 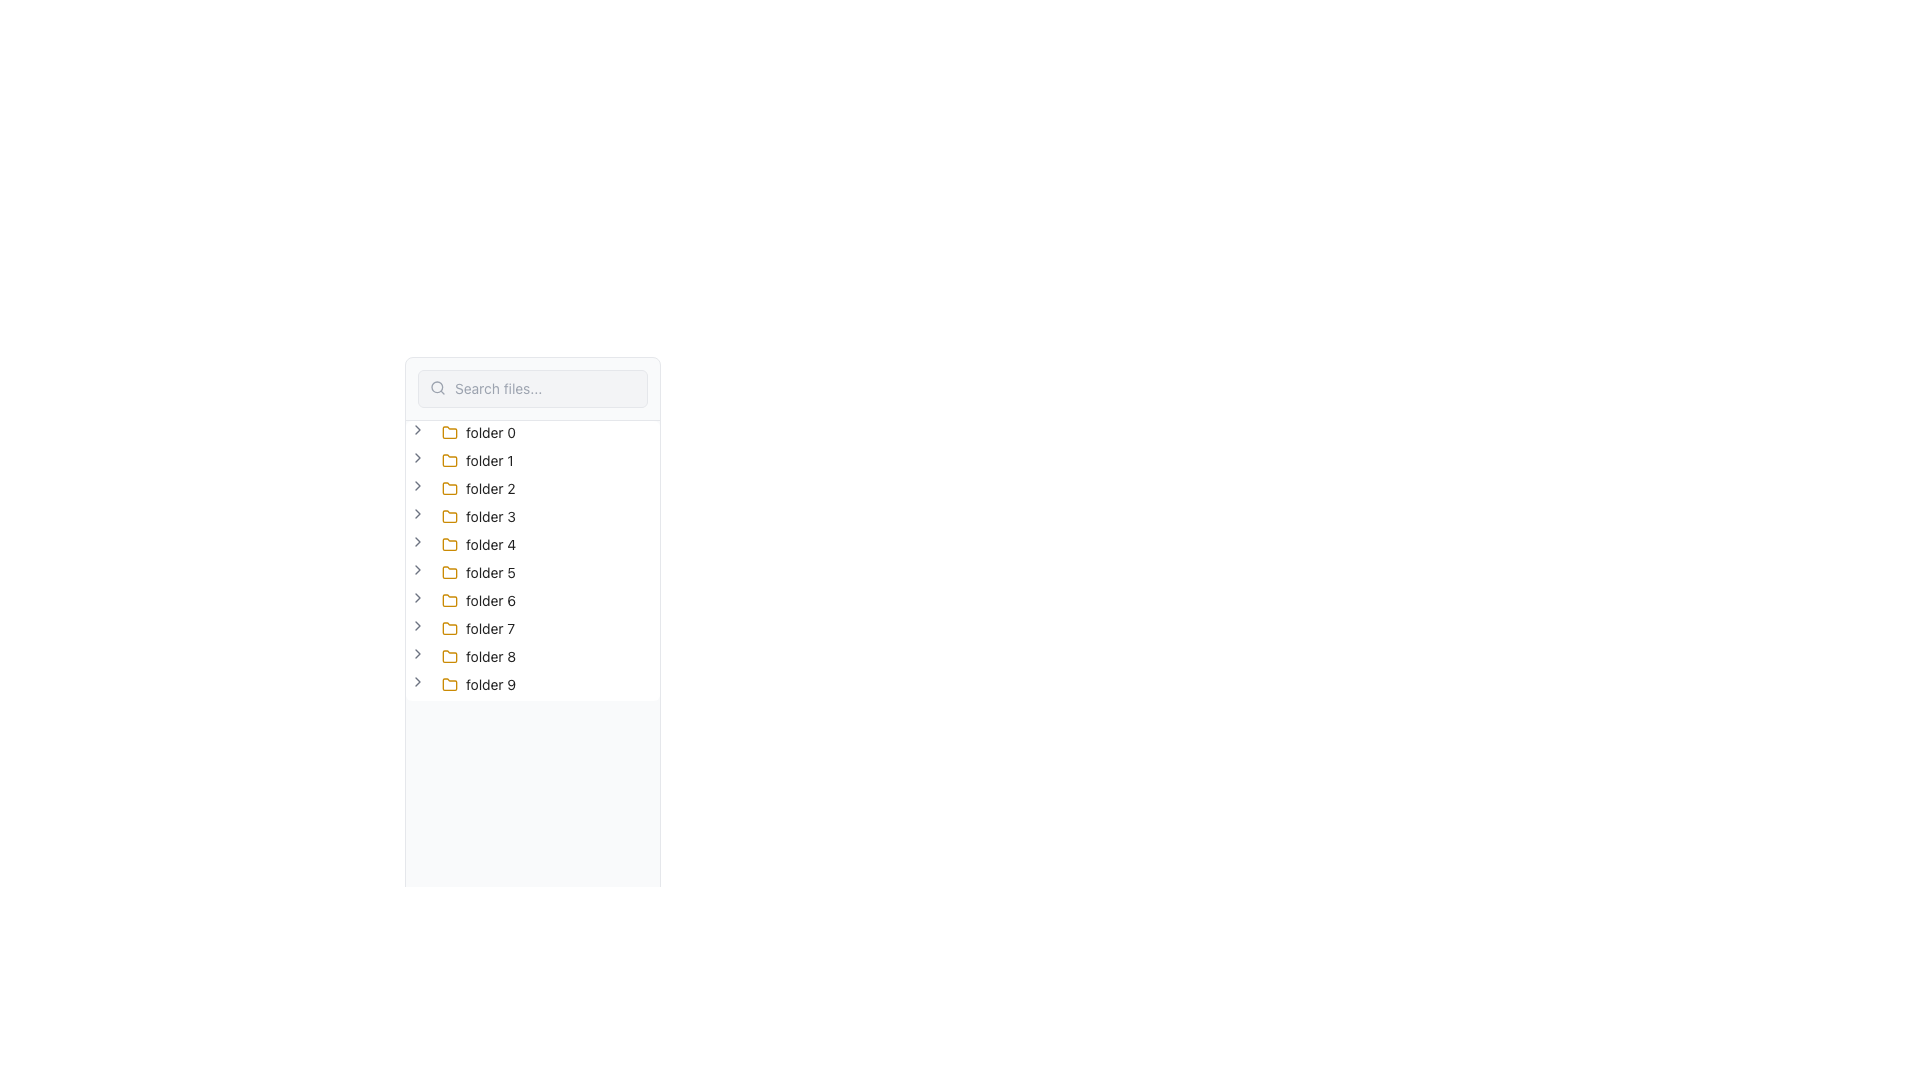 What do you see at coordinates (478, 515) in the screenshot?
I see `the 'folder 3' text label with a yellow folder icon on the left` at bounding box center [478, 515].